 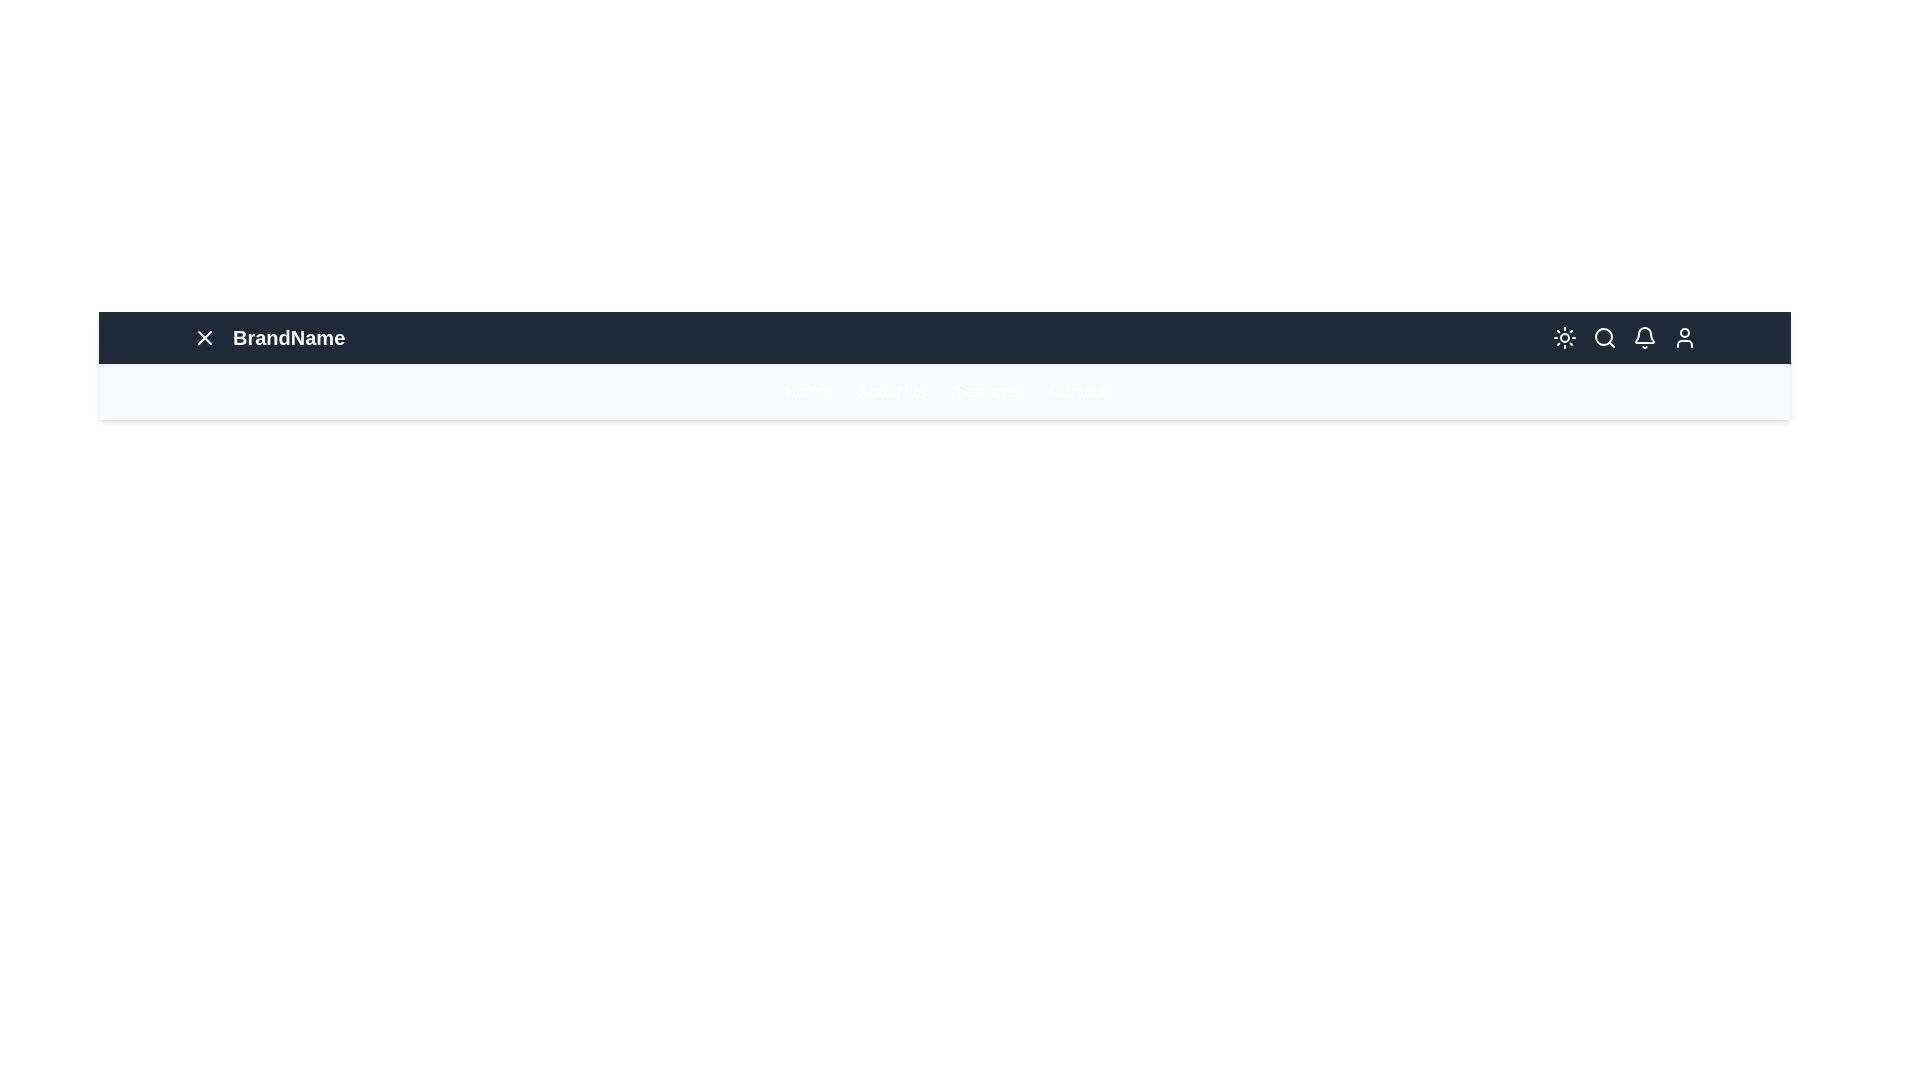 What do you see at coordinates (1683, 337) in the screenshot?
I see `the User icon in the navigation bar` at bounding box center [1683, 337].